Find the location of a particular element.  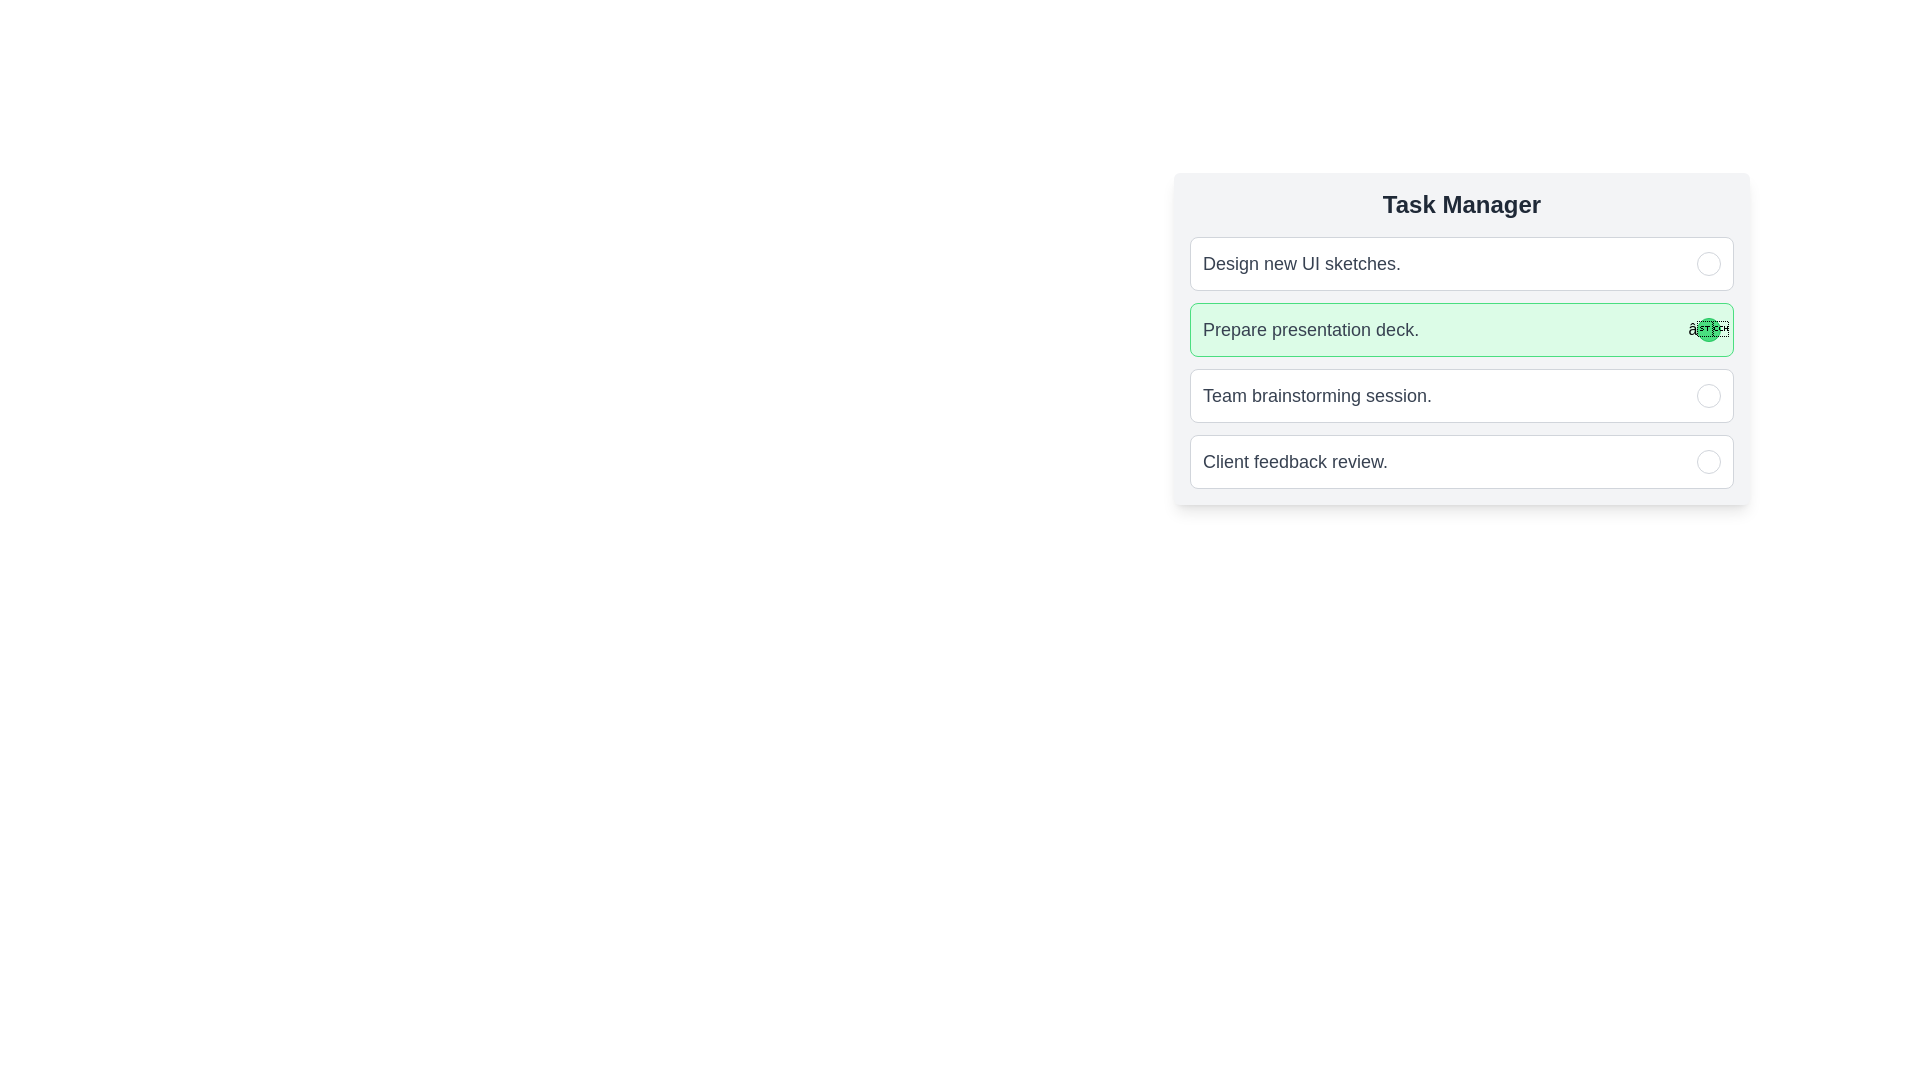

the completed task item labeled 'Prepare presentation deck' in the 'Task Manager' module is located at coordinates (1462, 362).